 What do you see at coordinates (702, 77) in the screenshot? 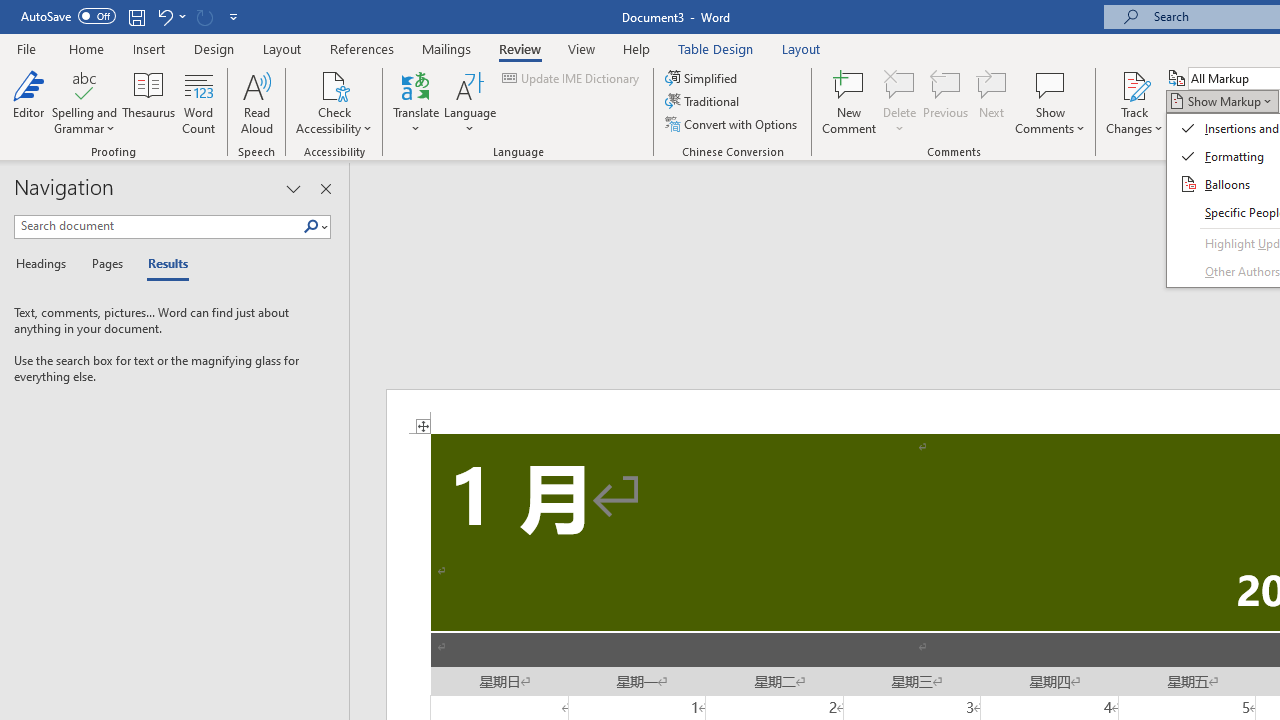
I see `'Simplified'` at bounding box center [702, 77].